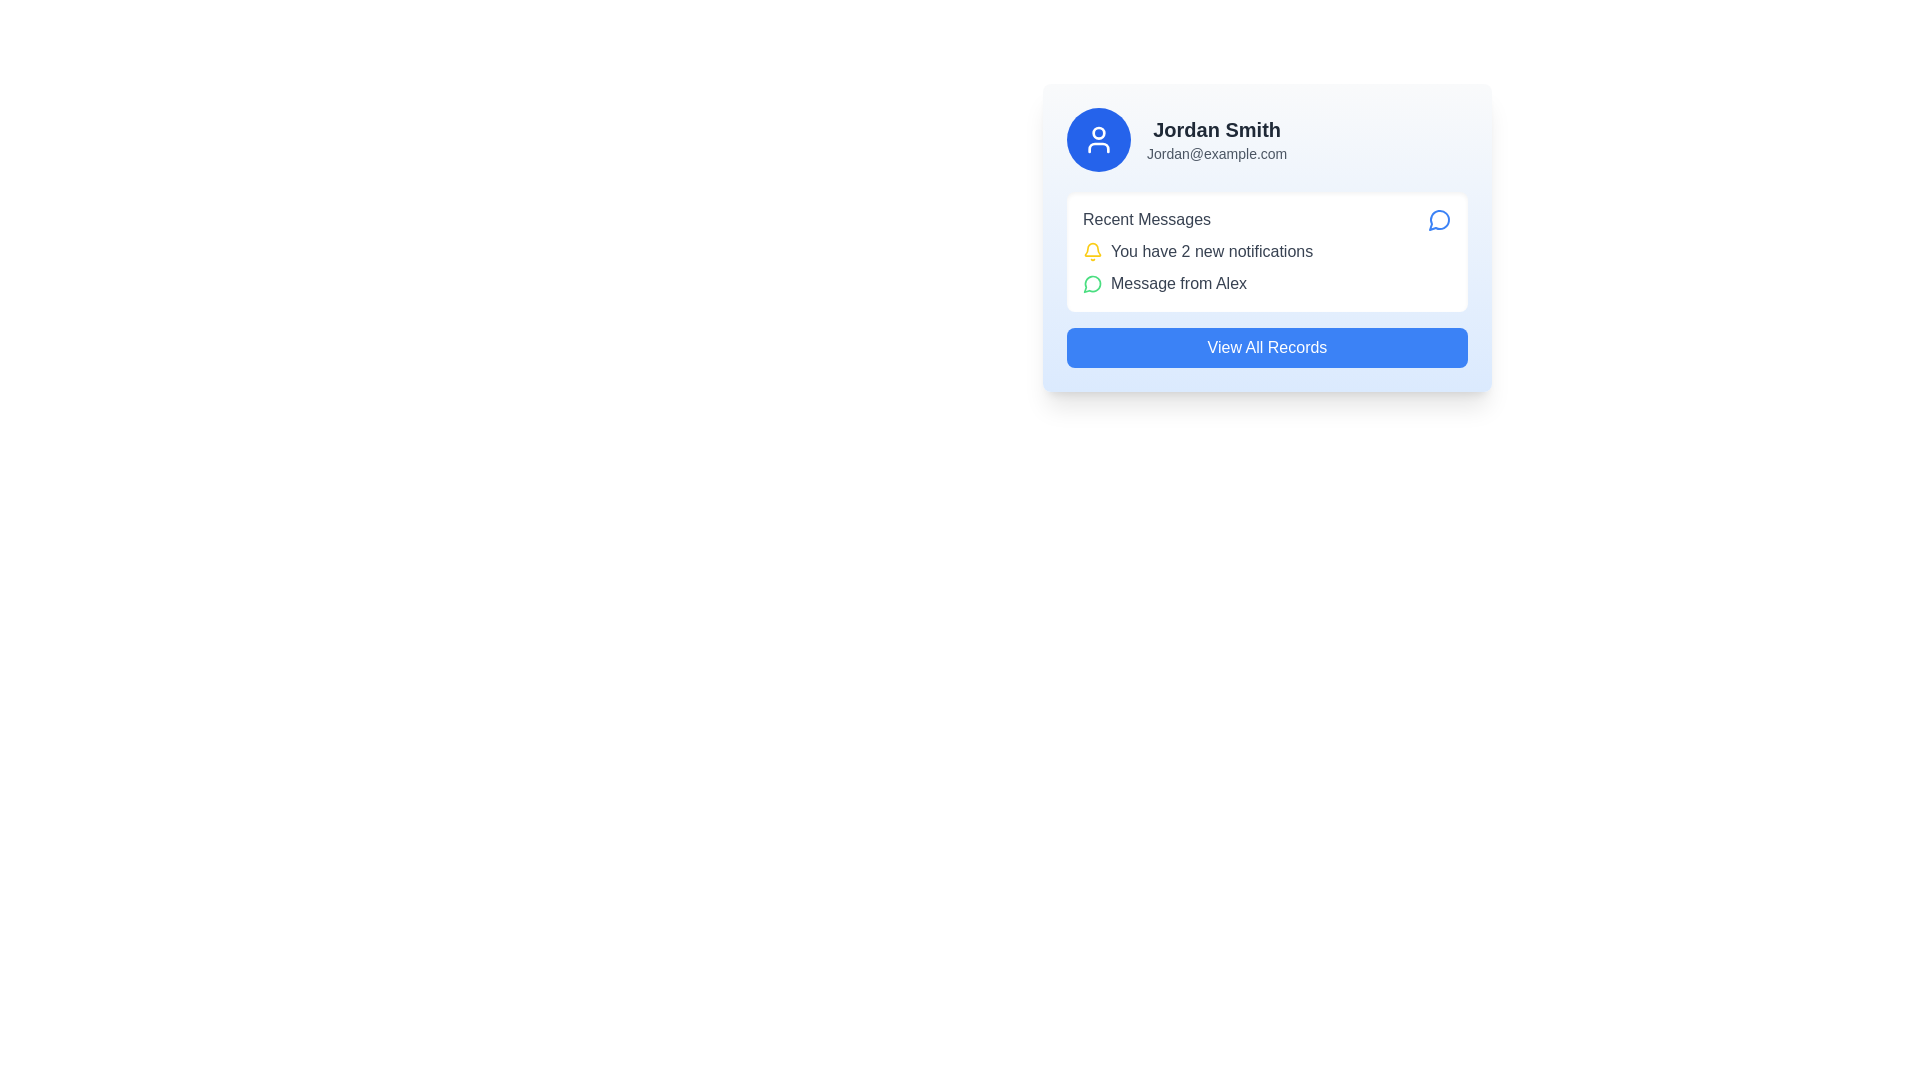 This screenshot has height=1080, width=1920. I want to click on the notification label indicating that user 'Alex' has sent a message, so click(1266, 284).